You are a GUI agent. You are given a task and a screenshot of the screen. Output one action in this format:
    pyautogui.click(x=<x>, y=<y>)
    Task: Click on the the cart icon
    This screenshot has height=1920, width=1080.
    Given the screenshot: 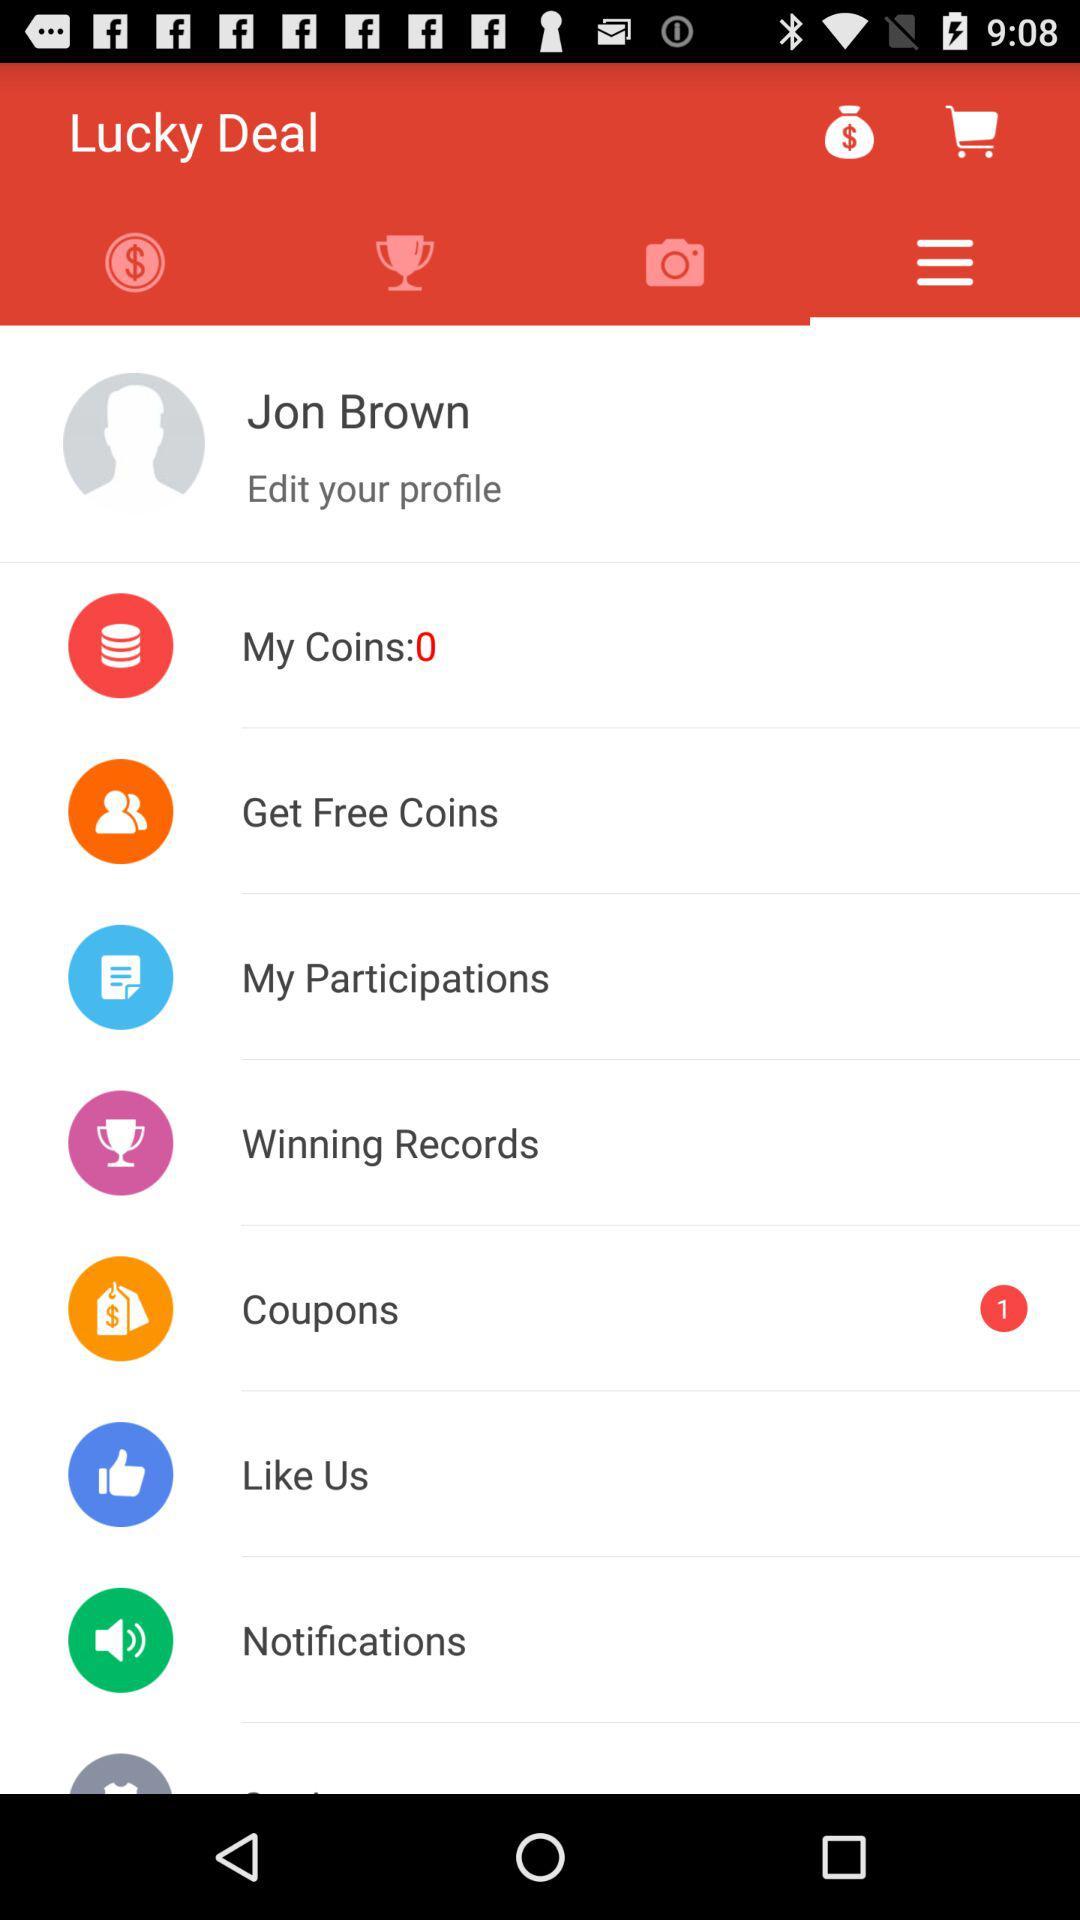 What is the action you would take?
    pyautogui.click(x=970, y=139)
    